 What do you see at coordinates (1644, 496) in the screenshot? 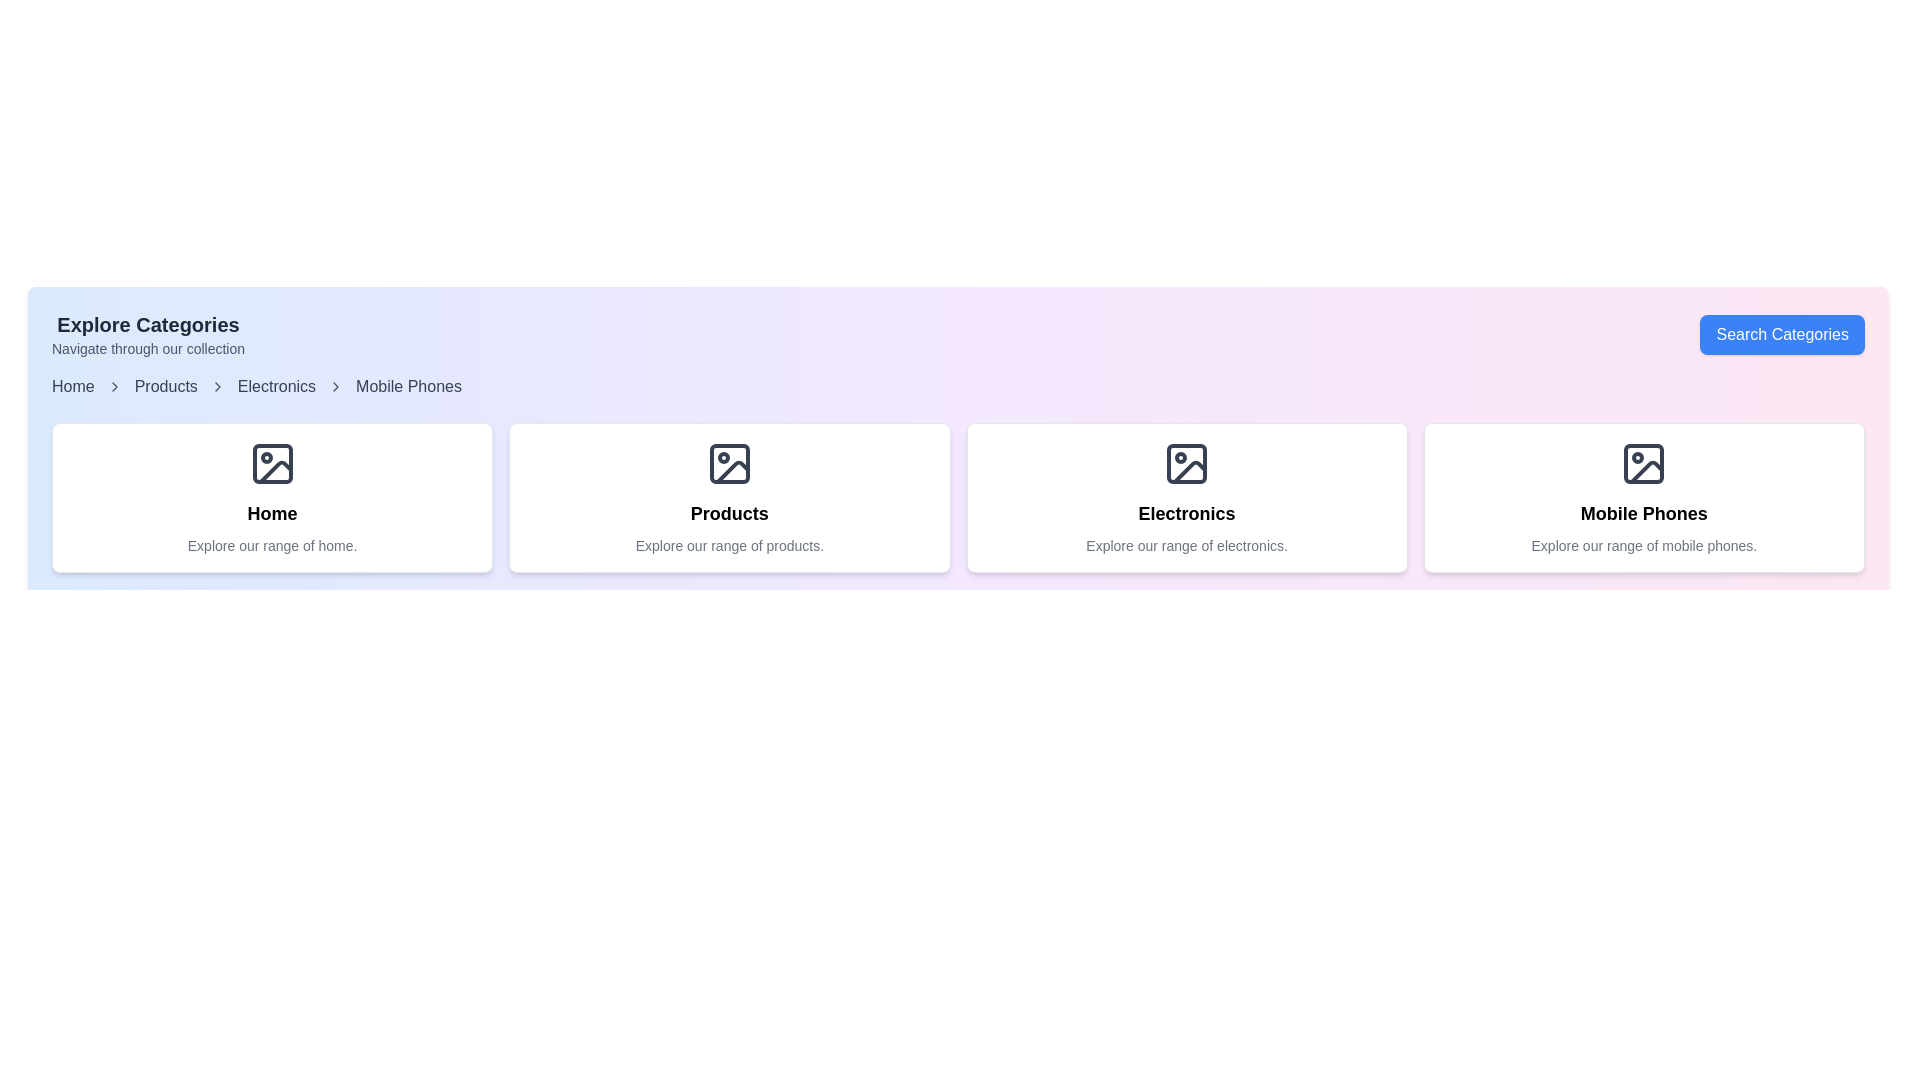
I see `the Category card that guides users` at bounding box center [1644, 496].